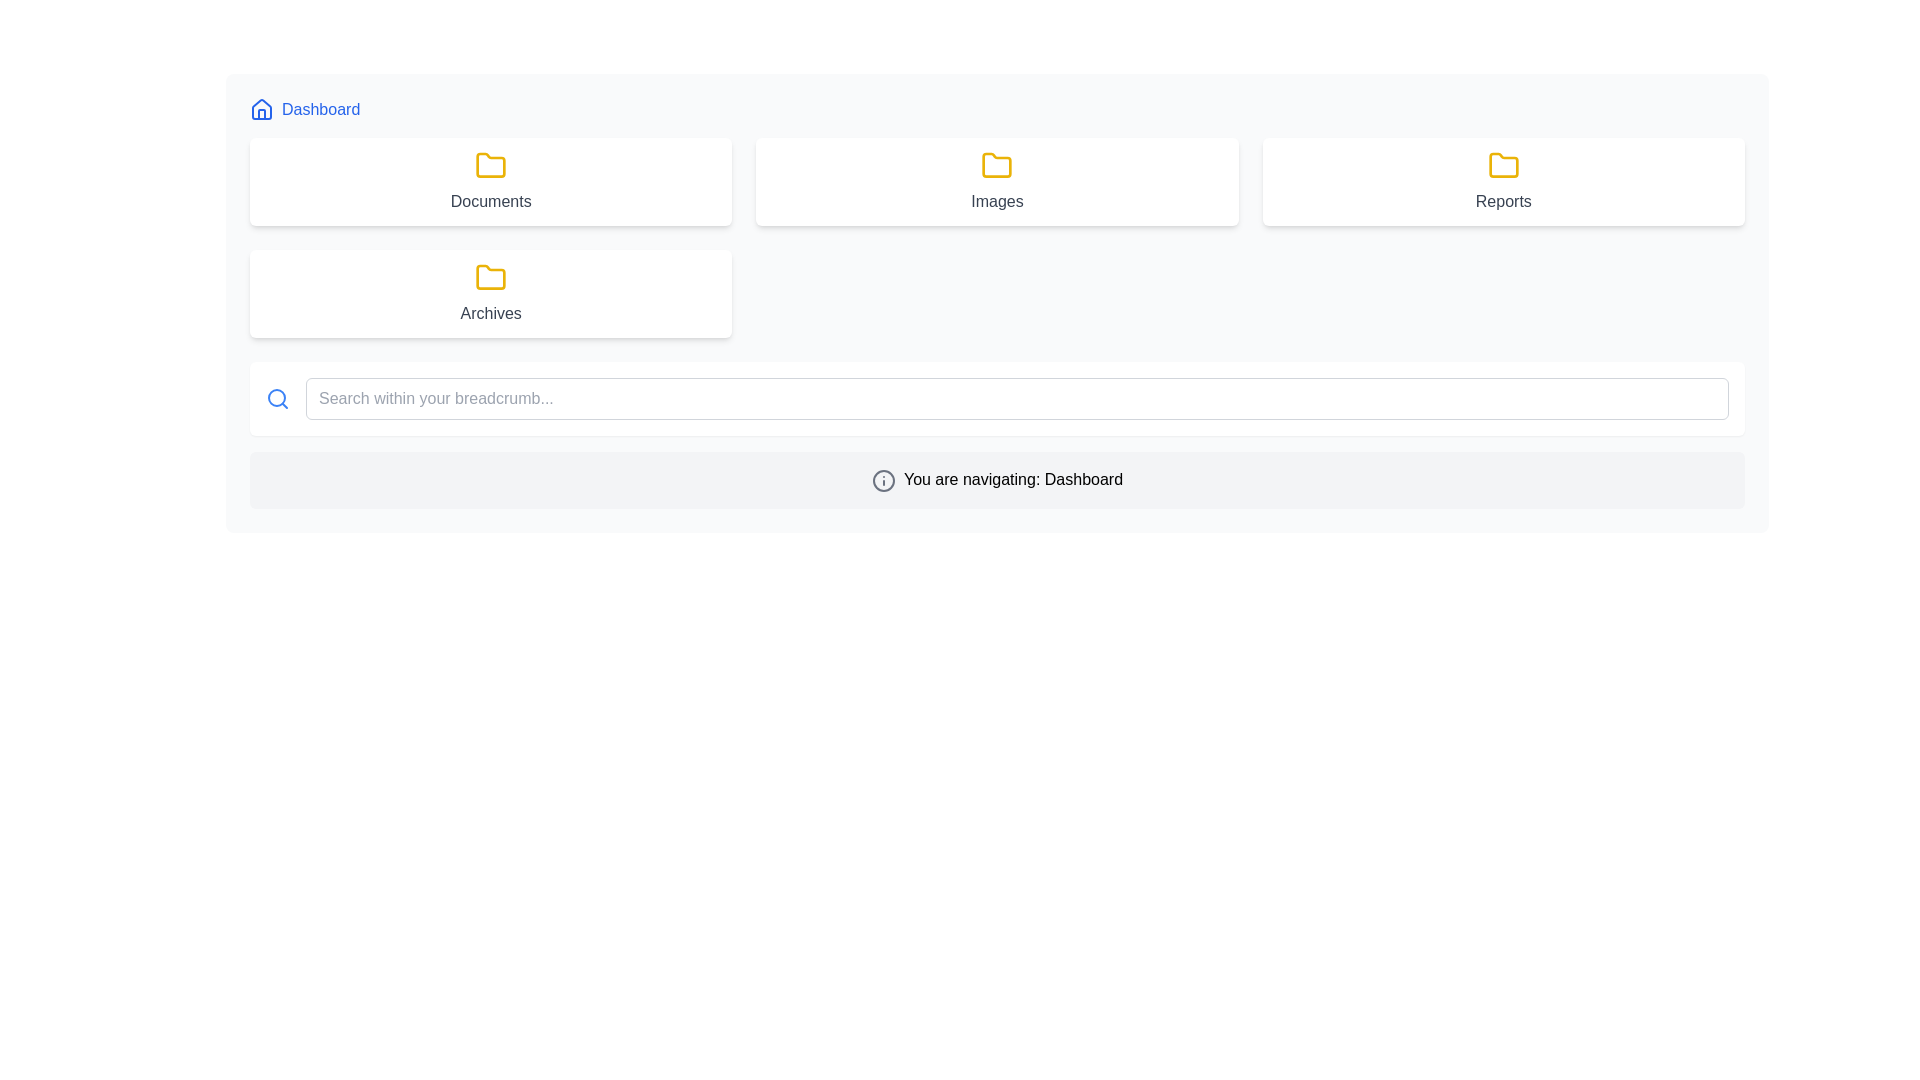 The width and height of the screenshot is (1920, 1080). I want to click on the yellow folder outline icon located within the 'Archives' card, centered above the text 'Archives', so click(491, 277).